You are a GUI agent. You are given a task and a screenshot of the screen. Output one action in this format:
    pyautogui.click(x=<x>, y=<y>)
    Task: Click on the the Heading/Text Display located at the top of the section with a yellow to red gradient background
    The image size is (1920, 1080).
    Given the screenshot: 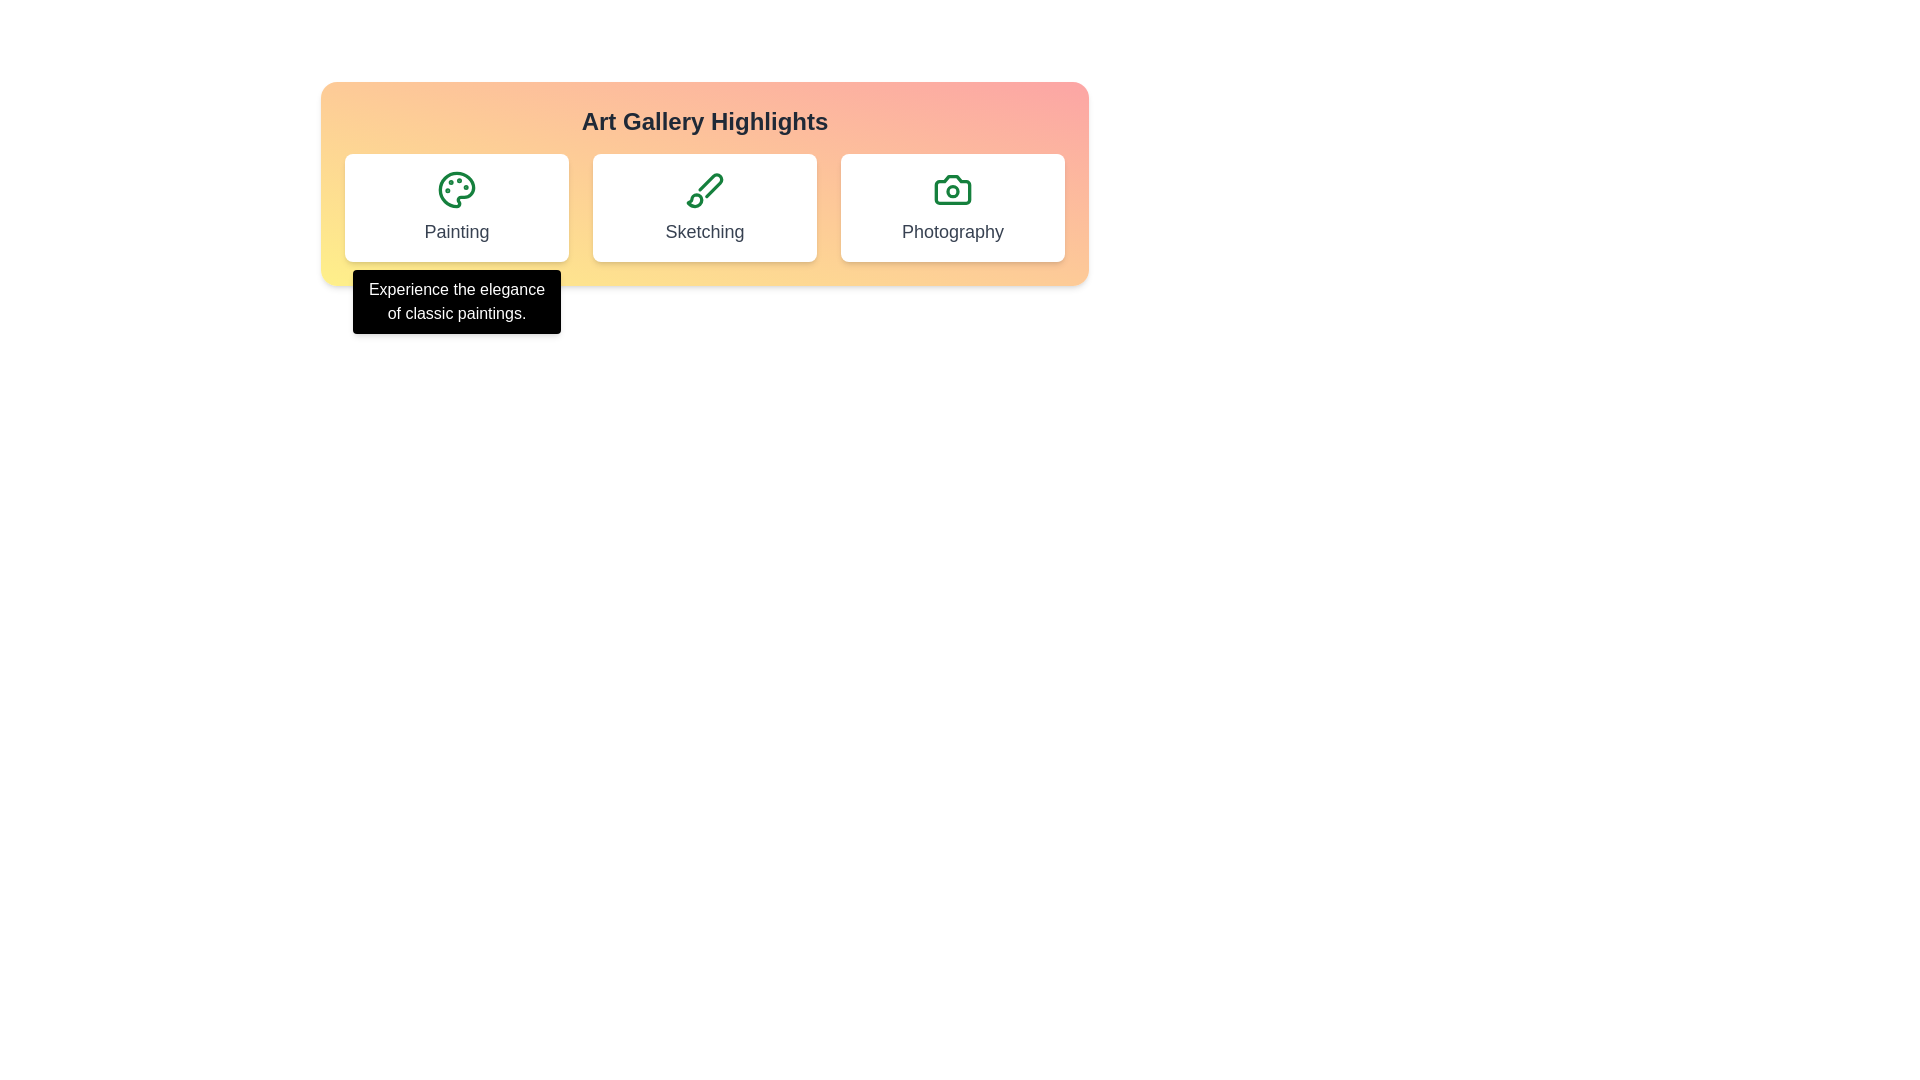 What is the action you would take?
    pyautogui.click(x=705, y=122)
    